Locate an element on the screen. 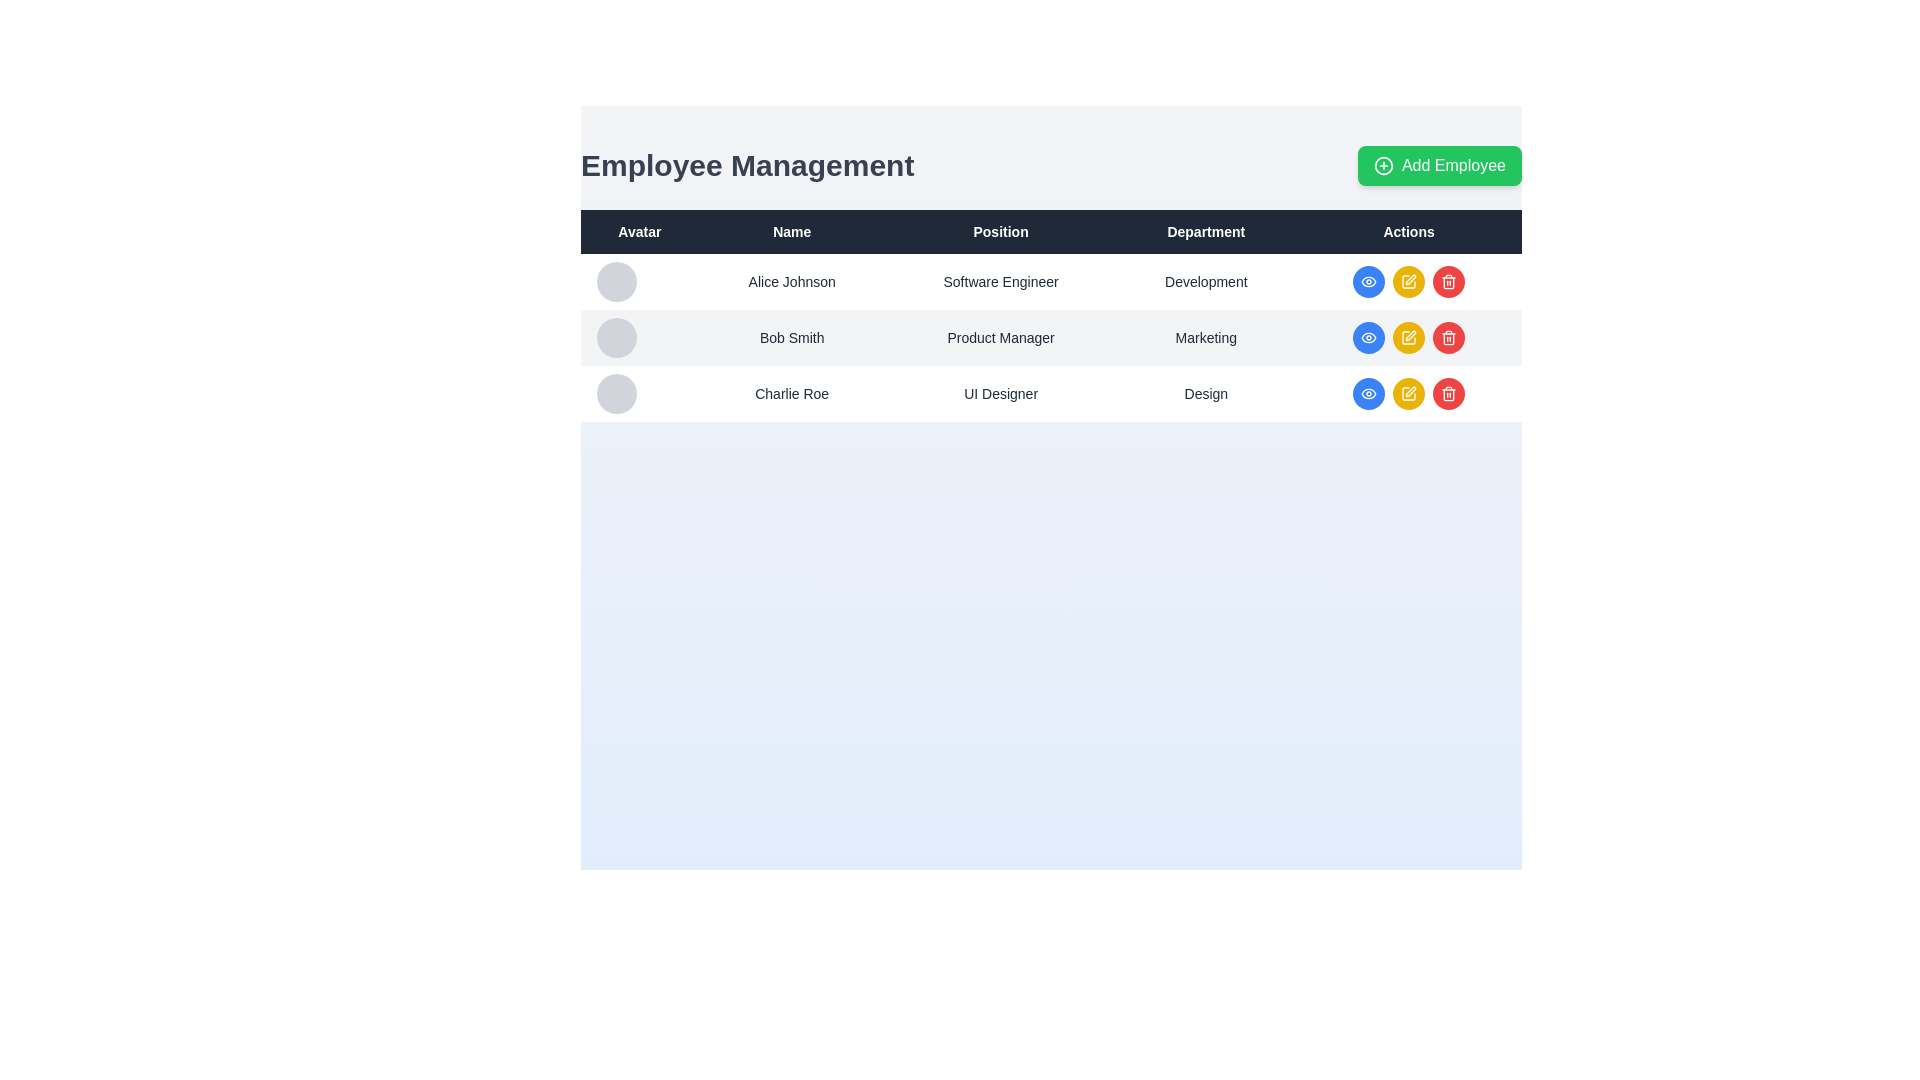 Image resolution: width=1920 pixels, height=1080 pixels. Avatar placeholder graphic element representing 'Charlie Roe' in the employee management table, located in the leftmost column is located at coordinates (616, 393).